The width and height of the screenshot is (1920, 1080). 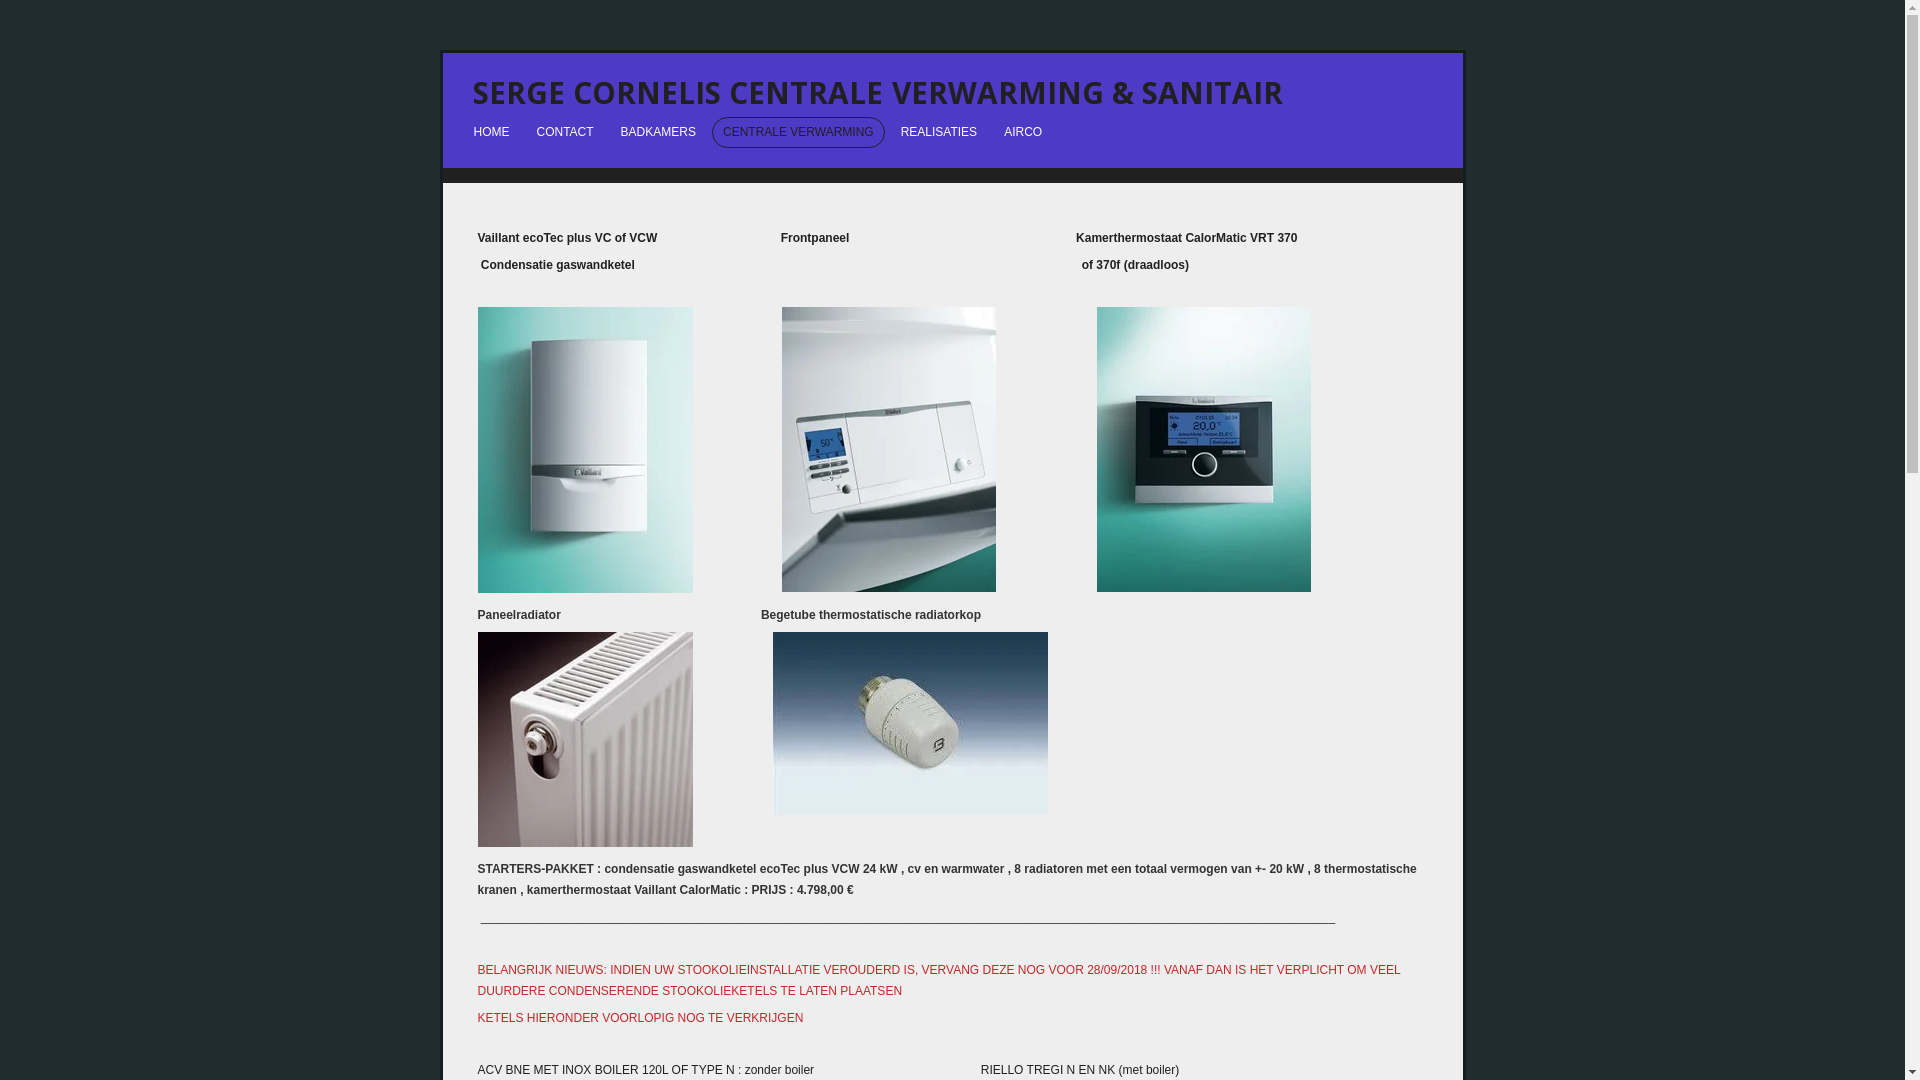 What do you see at coordinates (490, 132) in the screenshot?
I see `'HOME'` at bounding box center [490, 132].